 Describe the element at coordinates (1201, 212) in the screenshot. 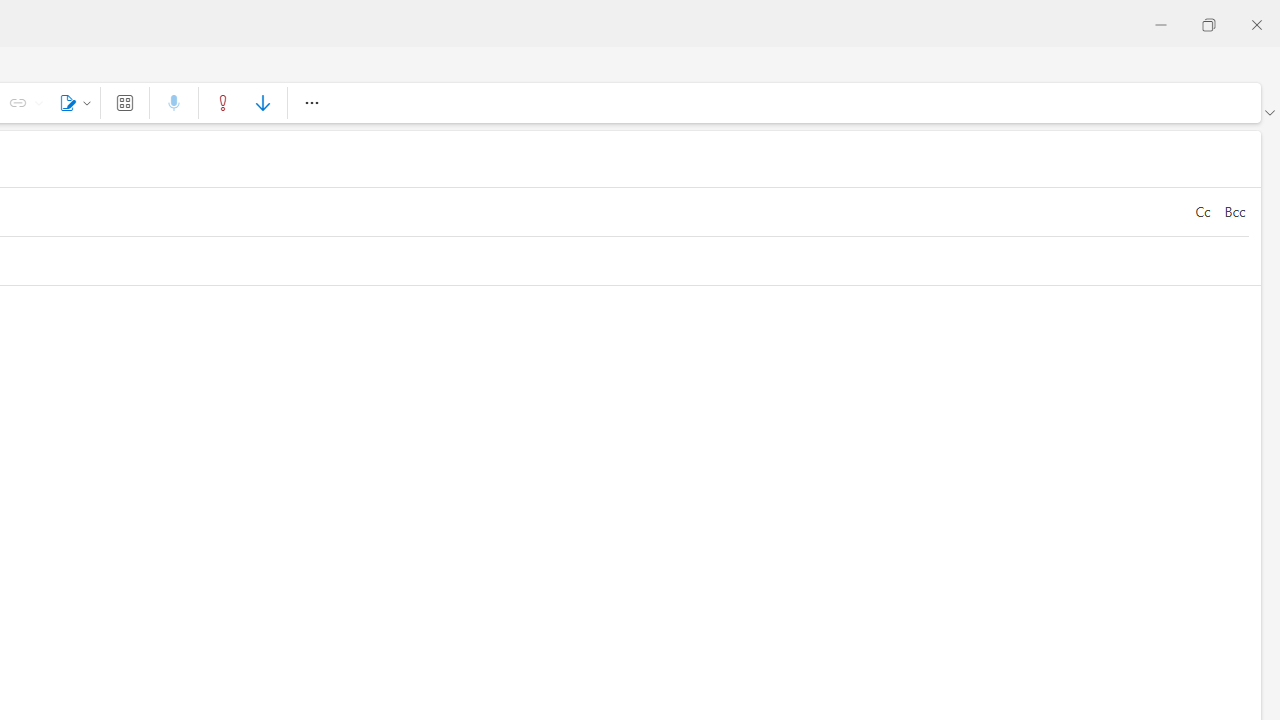

I see `'Cc'` at that location.